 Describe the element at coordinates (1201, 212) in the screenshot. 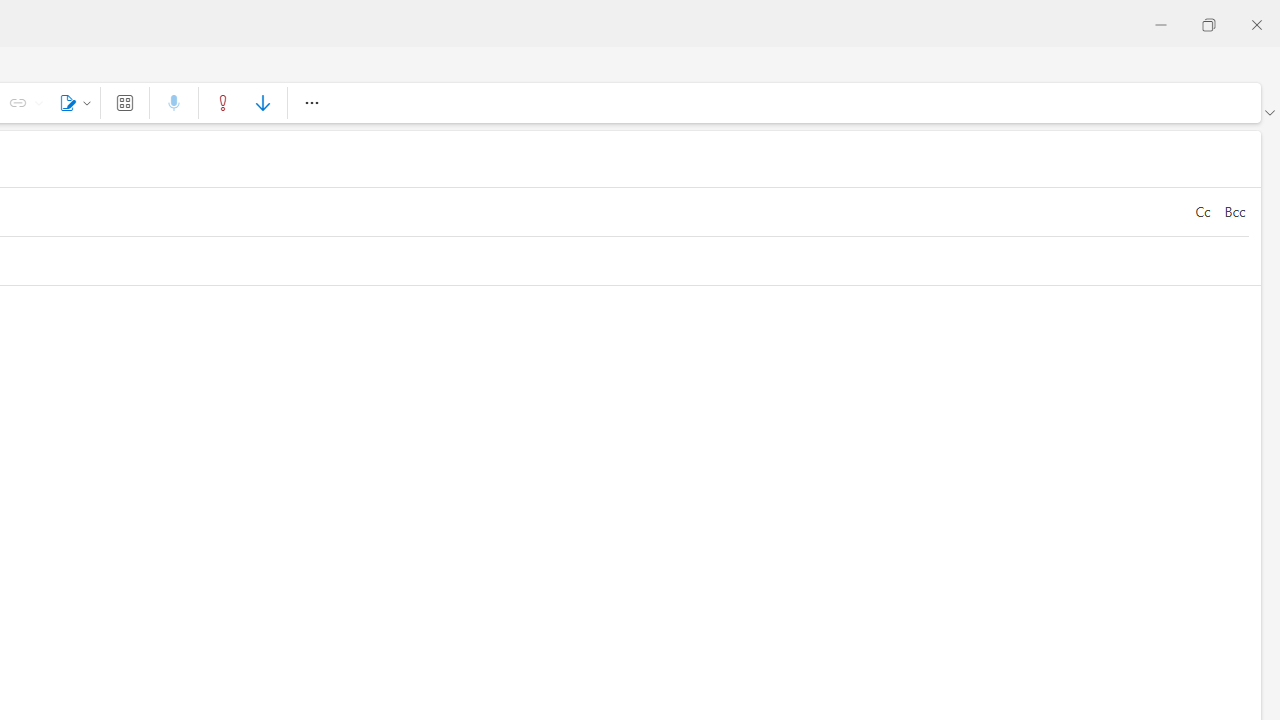

I see `'Cc'` at that location.